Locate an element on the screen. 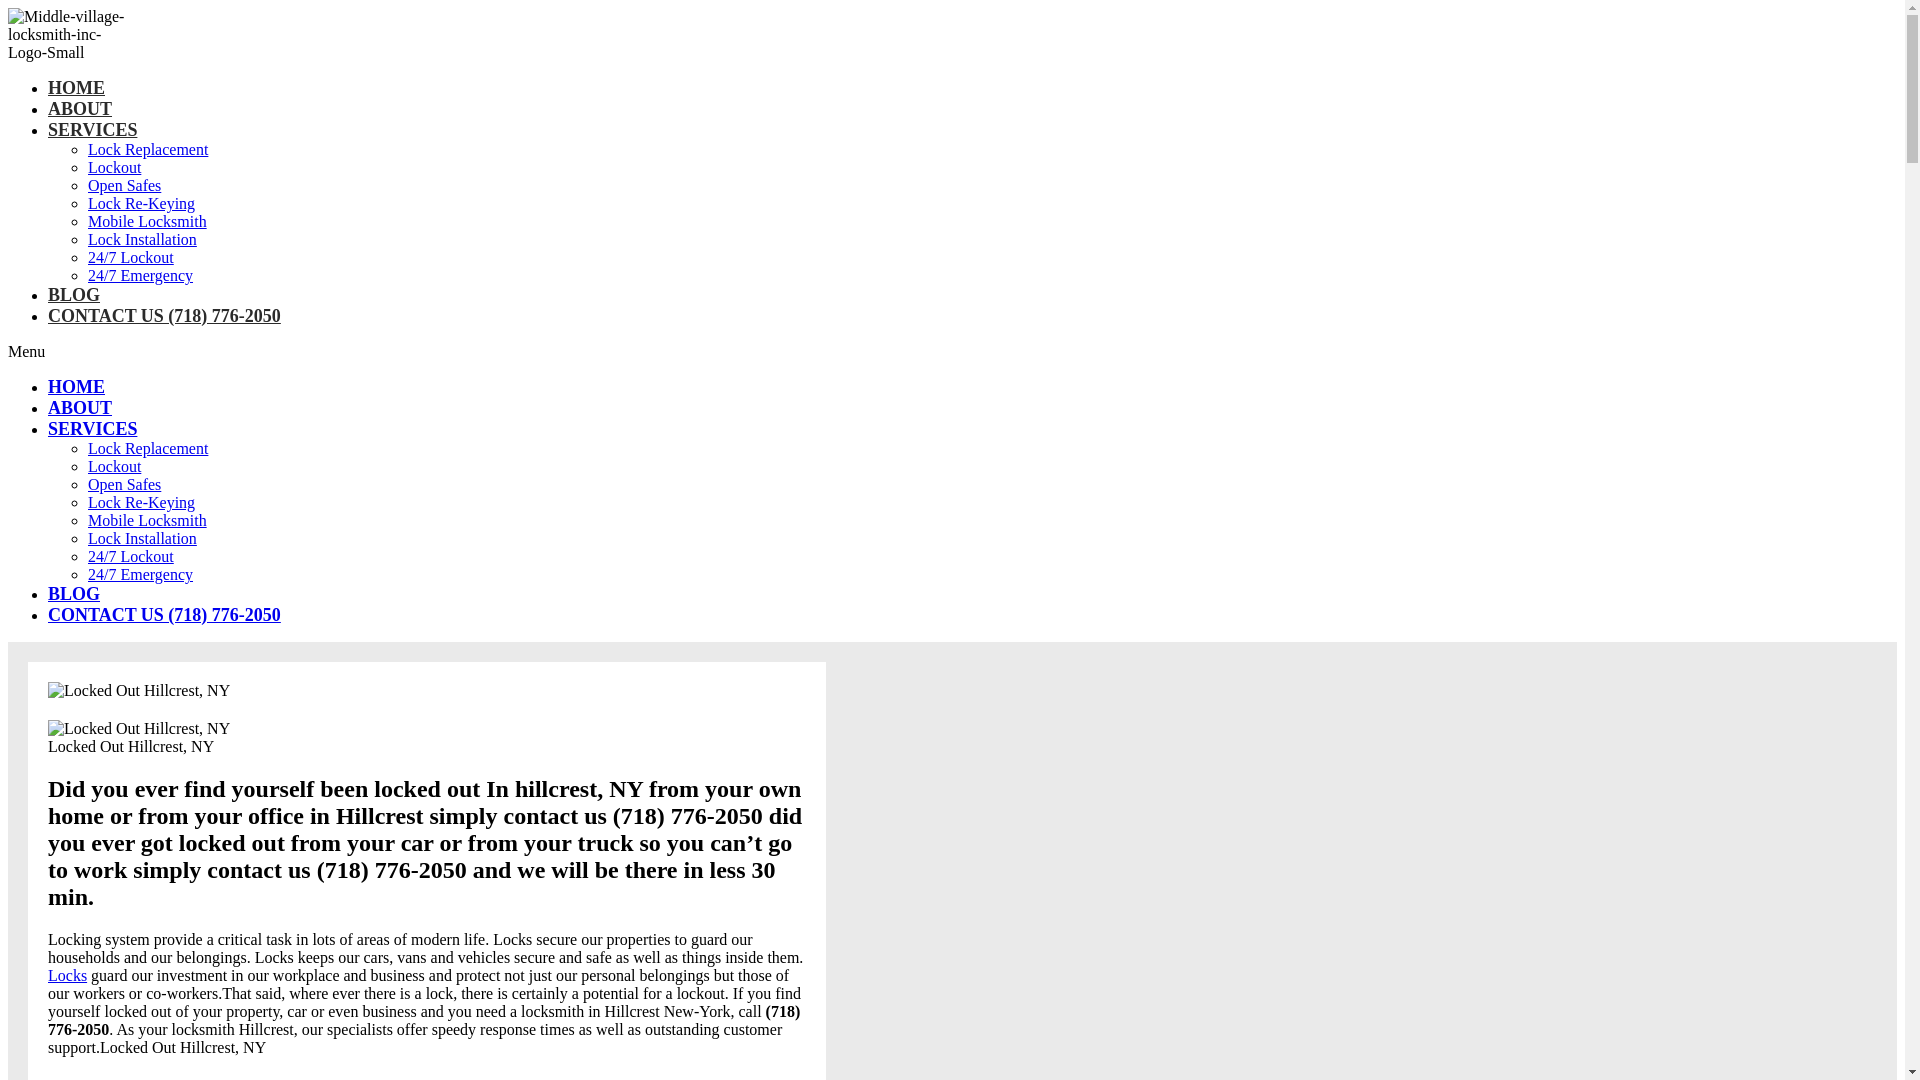  'Skip to content' is located at coordinates (7, 7).